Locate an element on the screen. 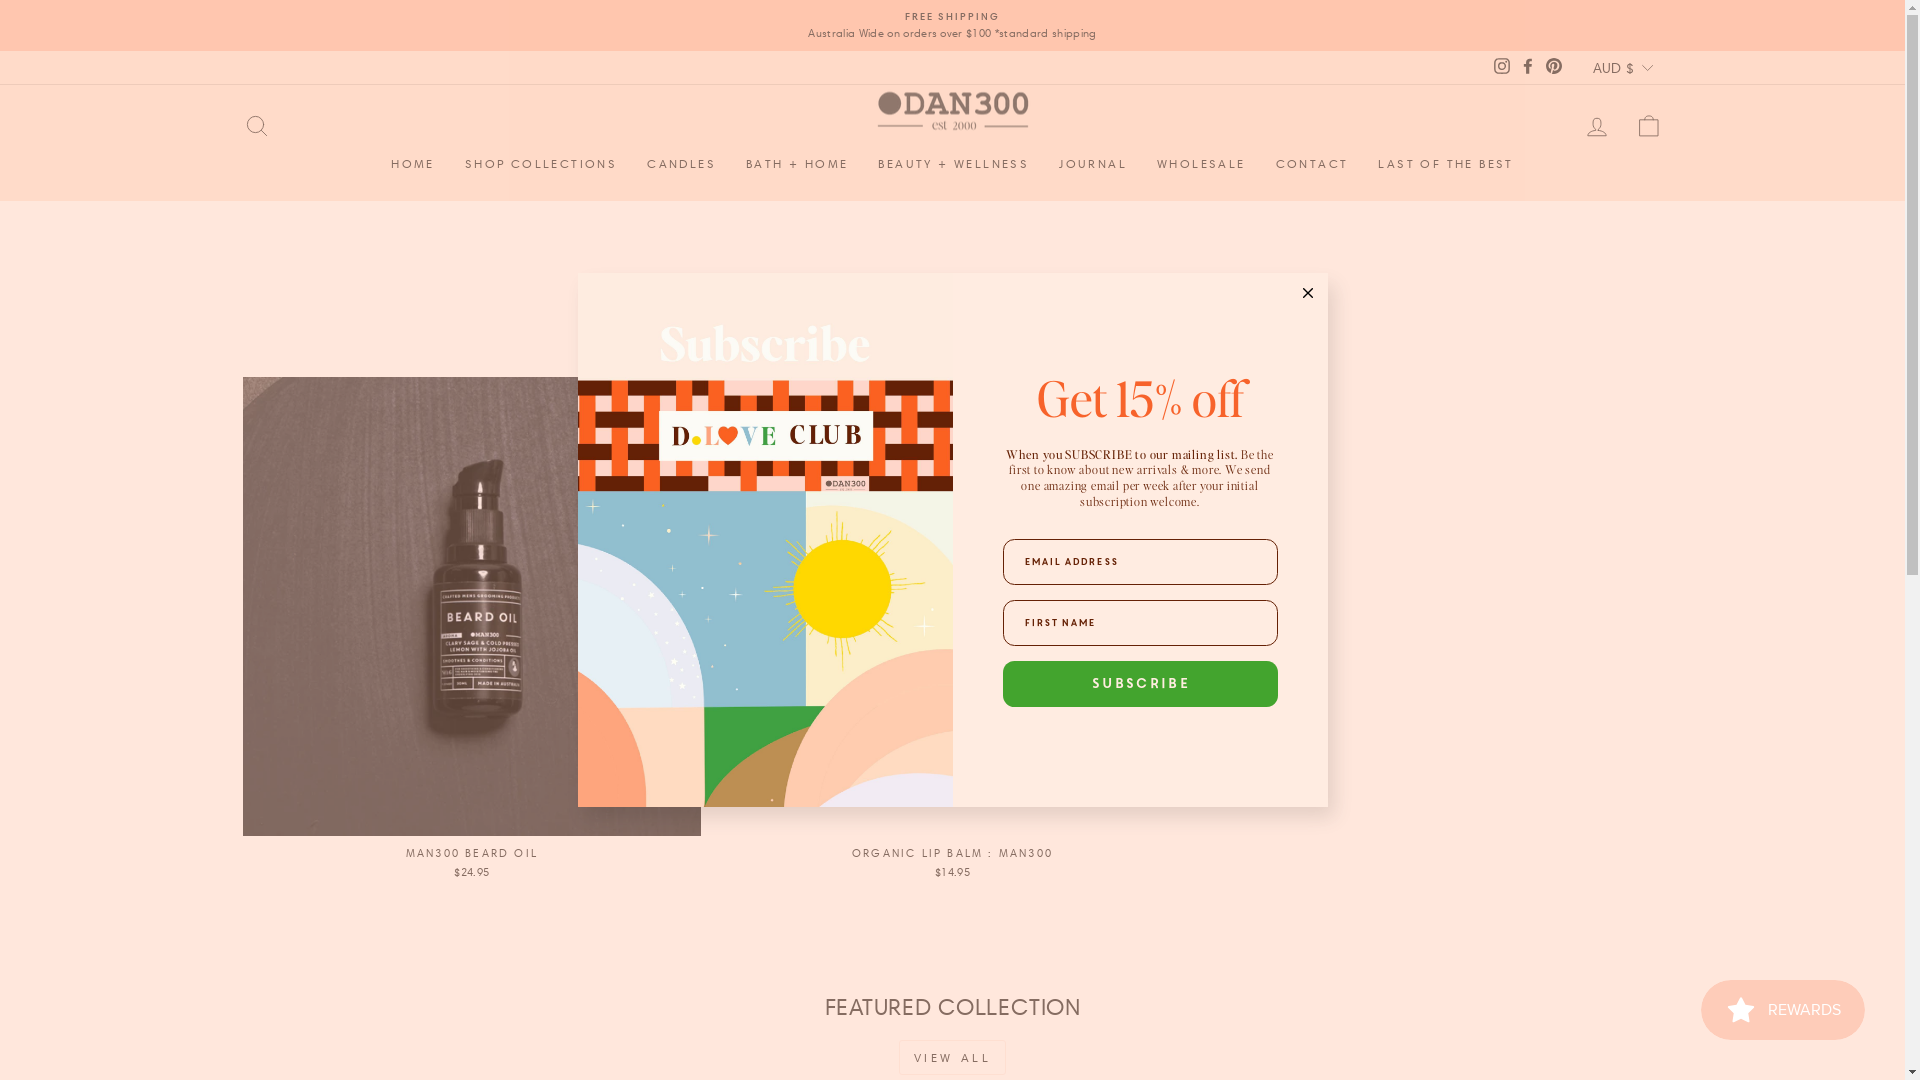  'BATH + HOME' is located at coordinates (795, 163).